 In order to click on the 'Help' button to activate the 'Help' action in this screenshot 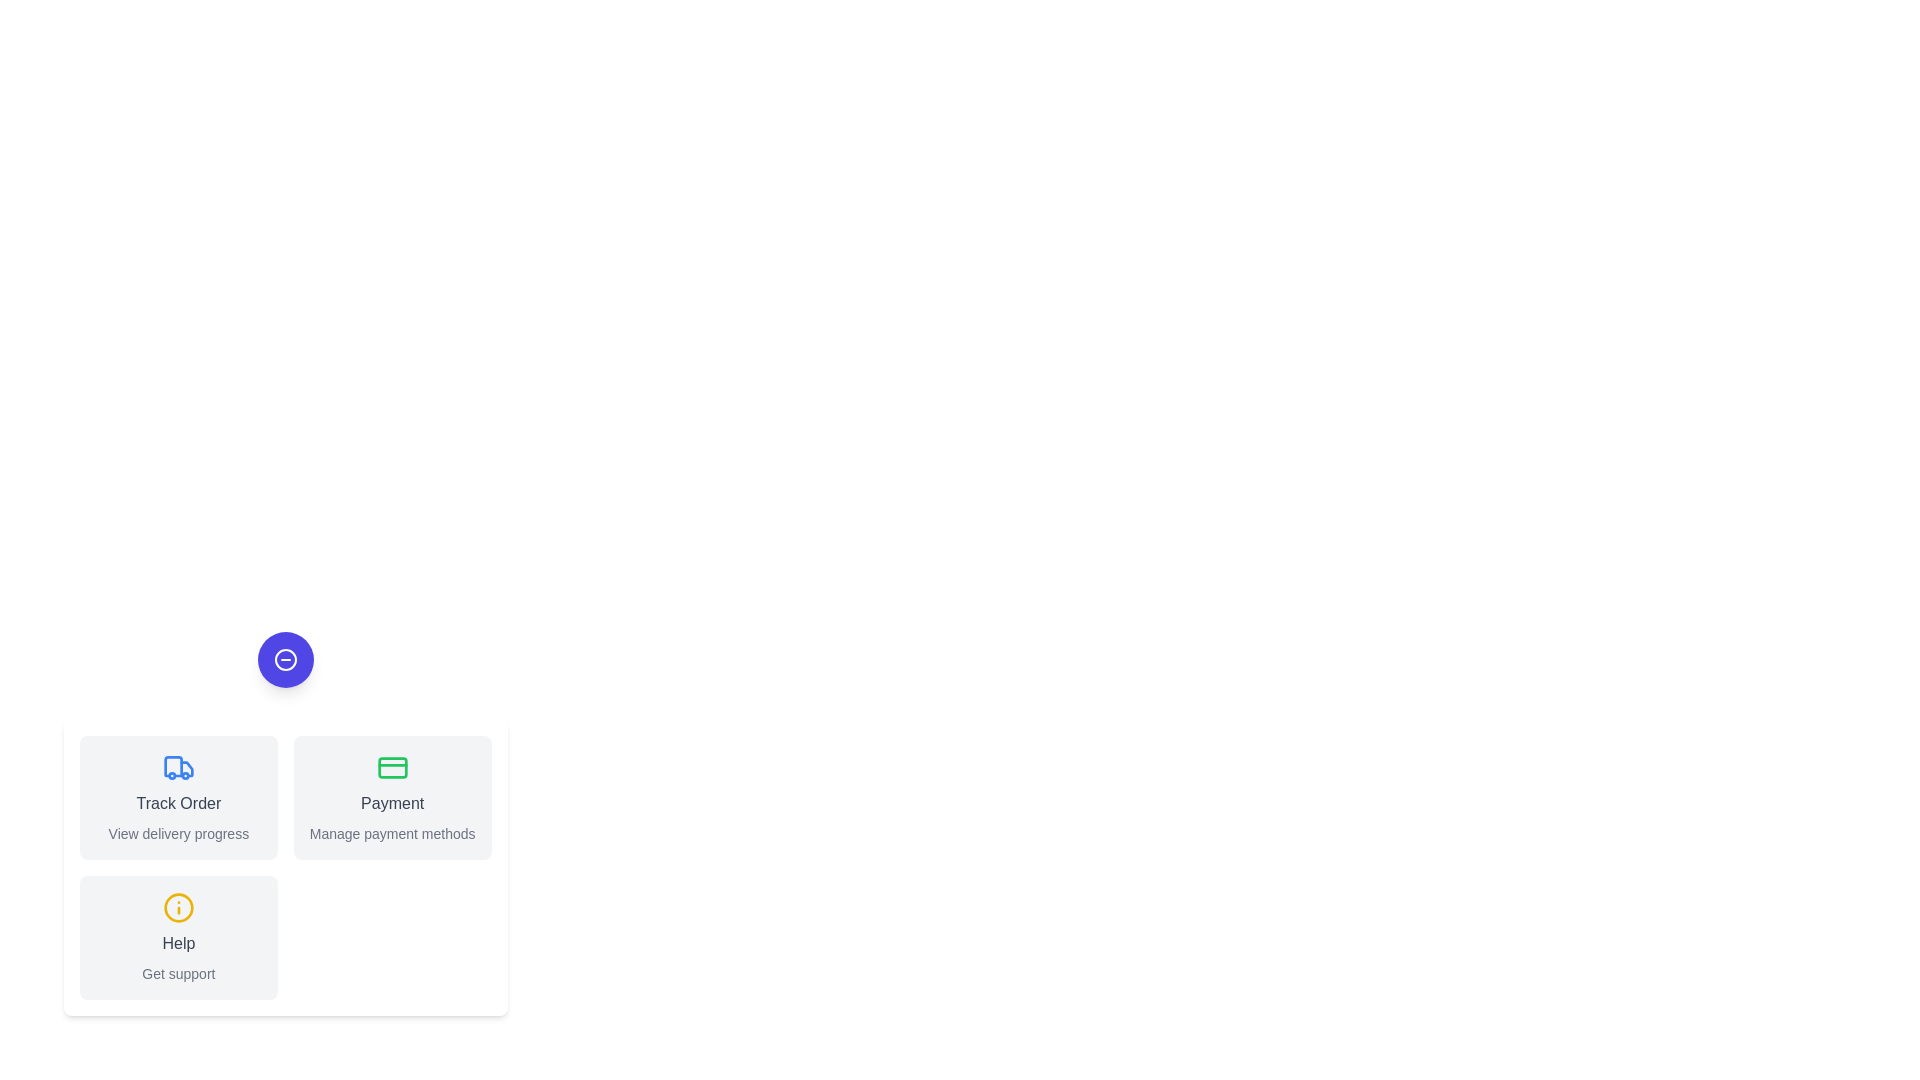, I will do `click(178, 937)`.